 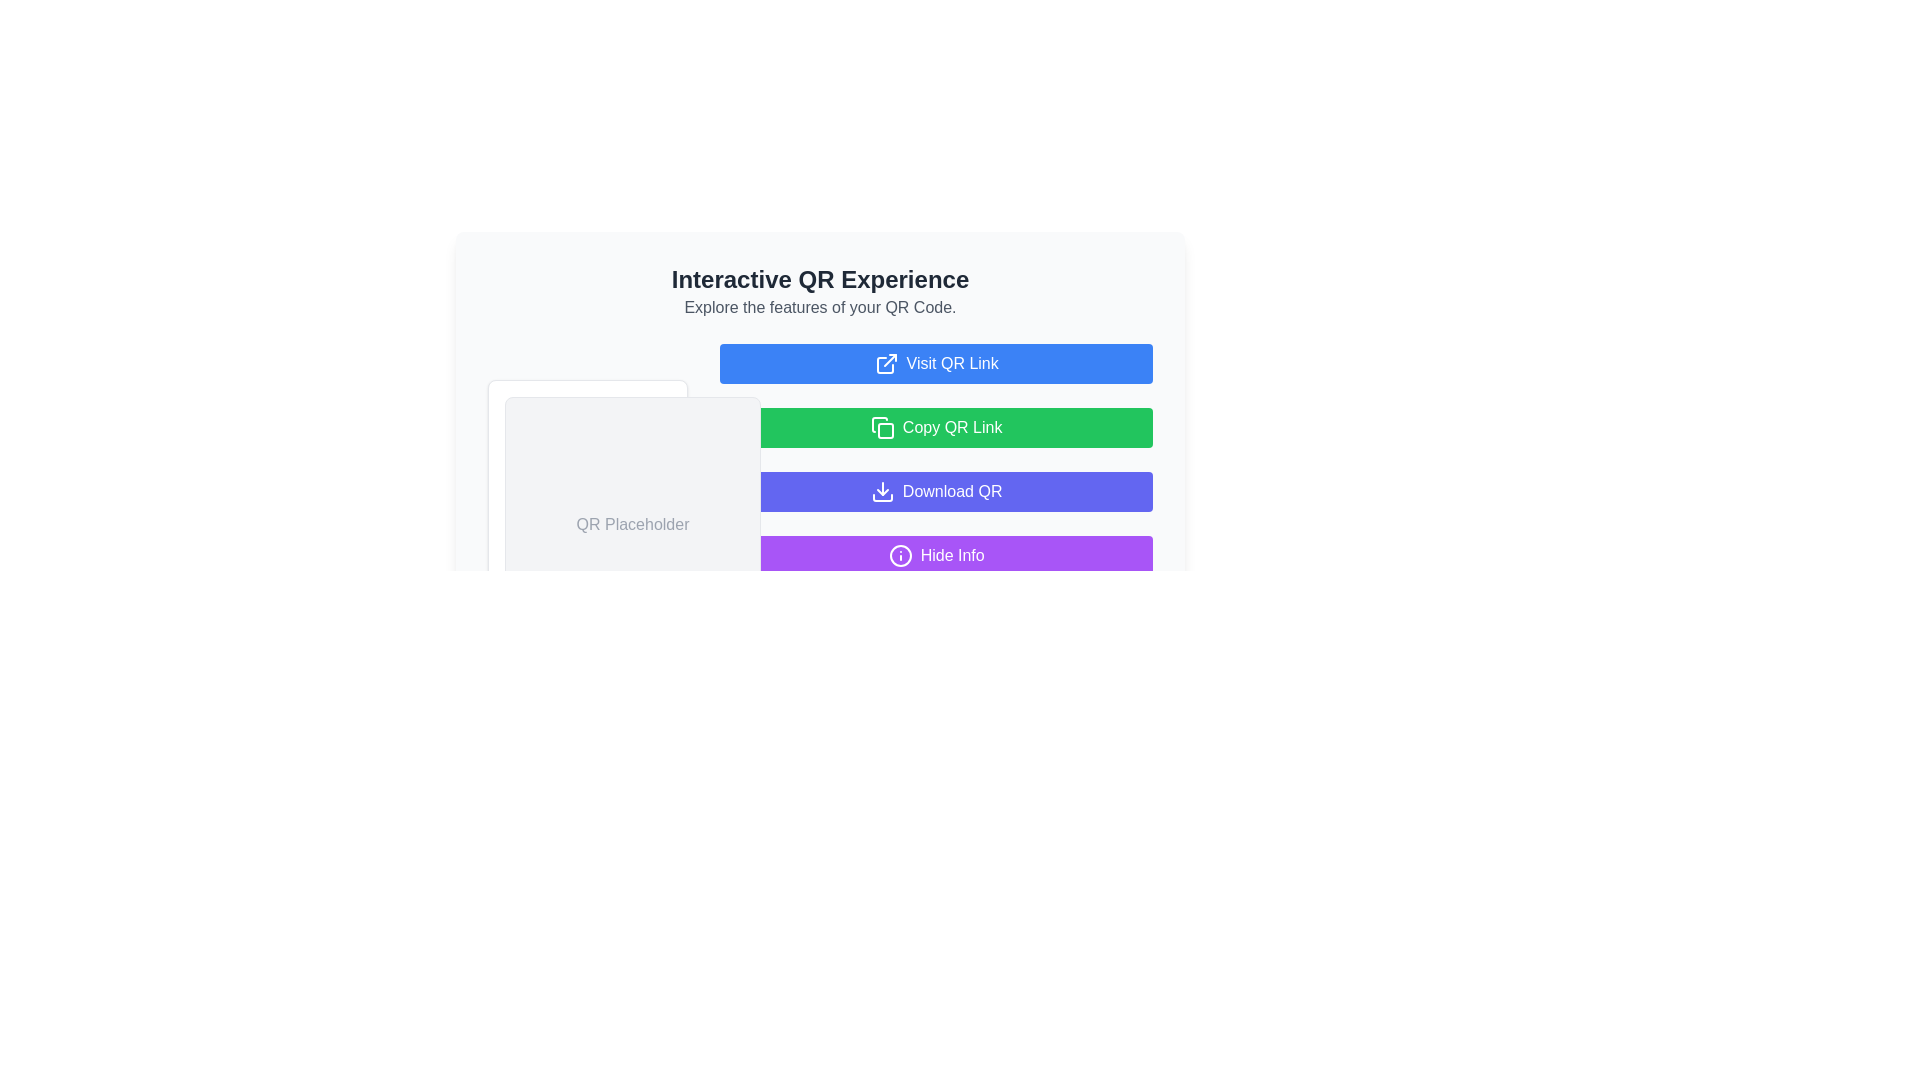 What do you see at coordinates (820, 280) in the screenshot?
I see `bold, large text that says 'Interactive QR Experience', which is styled in dark gray and positioned centrally above the smaller text below it` at bounding box center [820, 280].